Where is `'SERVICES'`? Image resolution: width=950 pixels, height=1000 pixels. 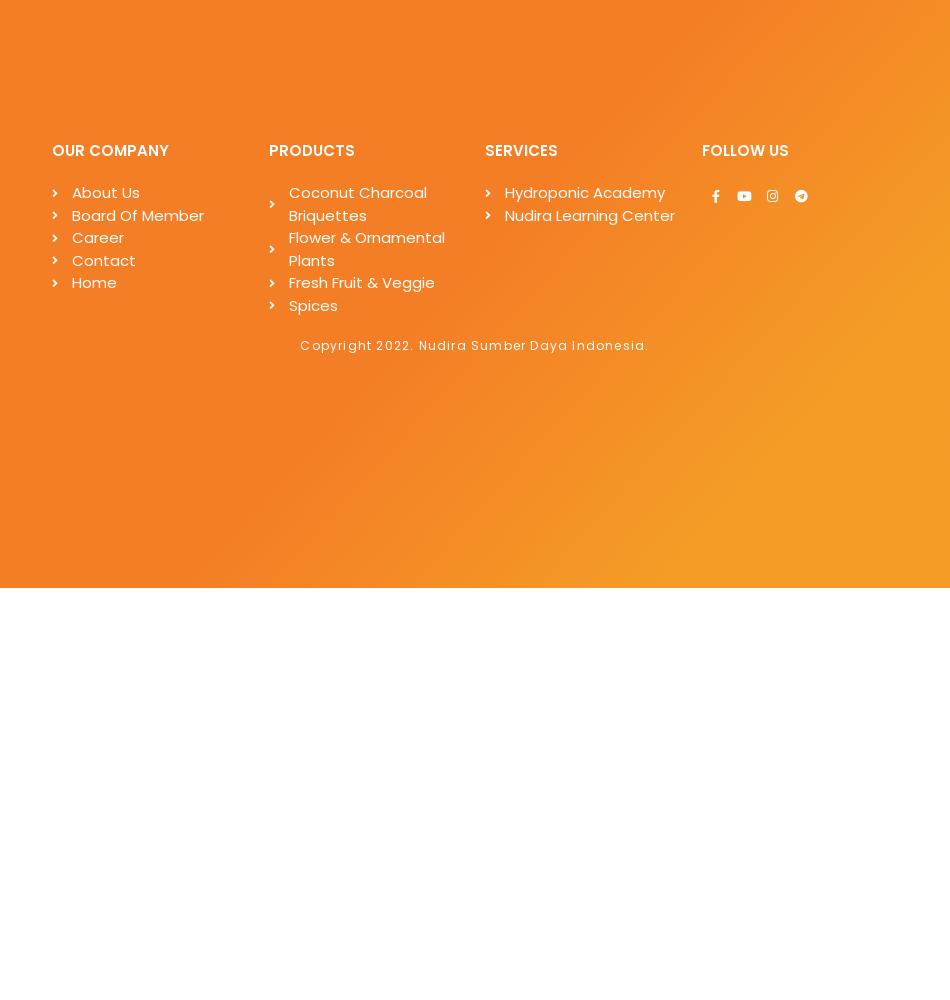
'SERVICES' is located at coordinates (521, 149).